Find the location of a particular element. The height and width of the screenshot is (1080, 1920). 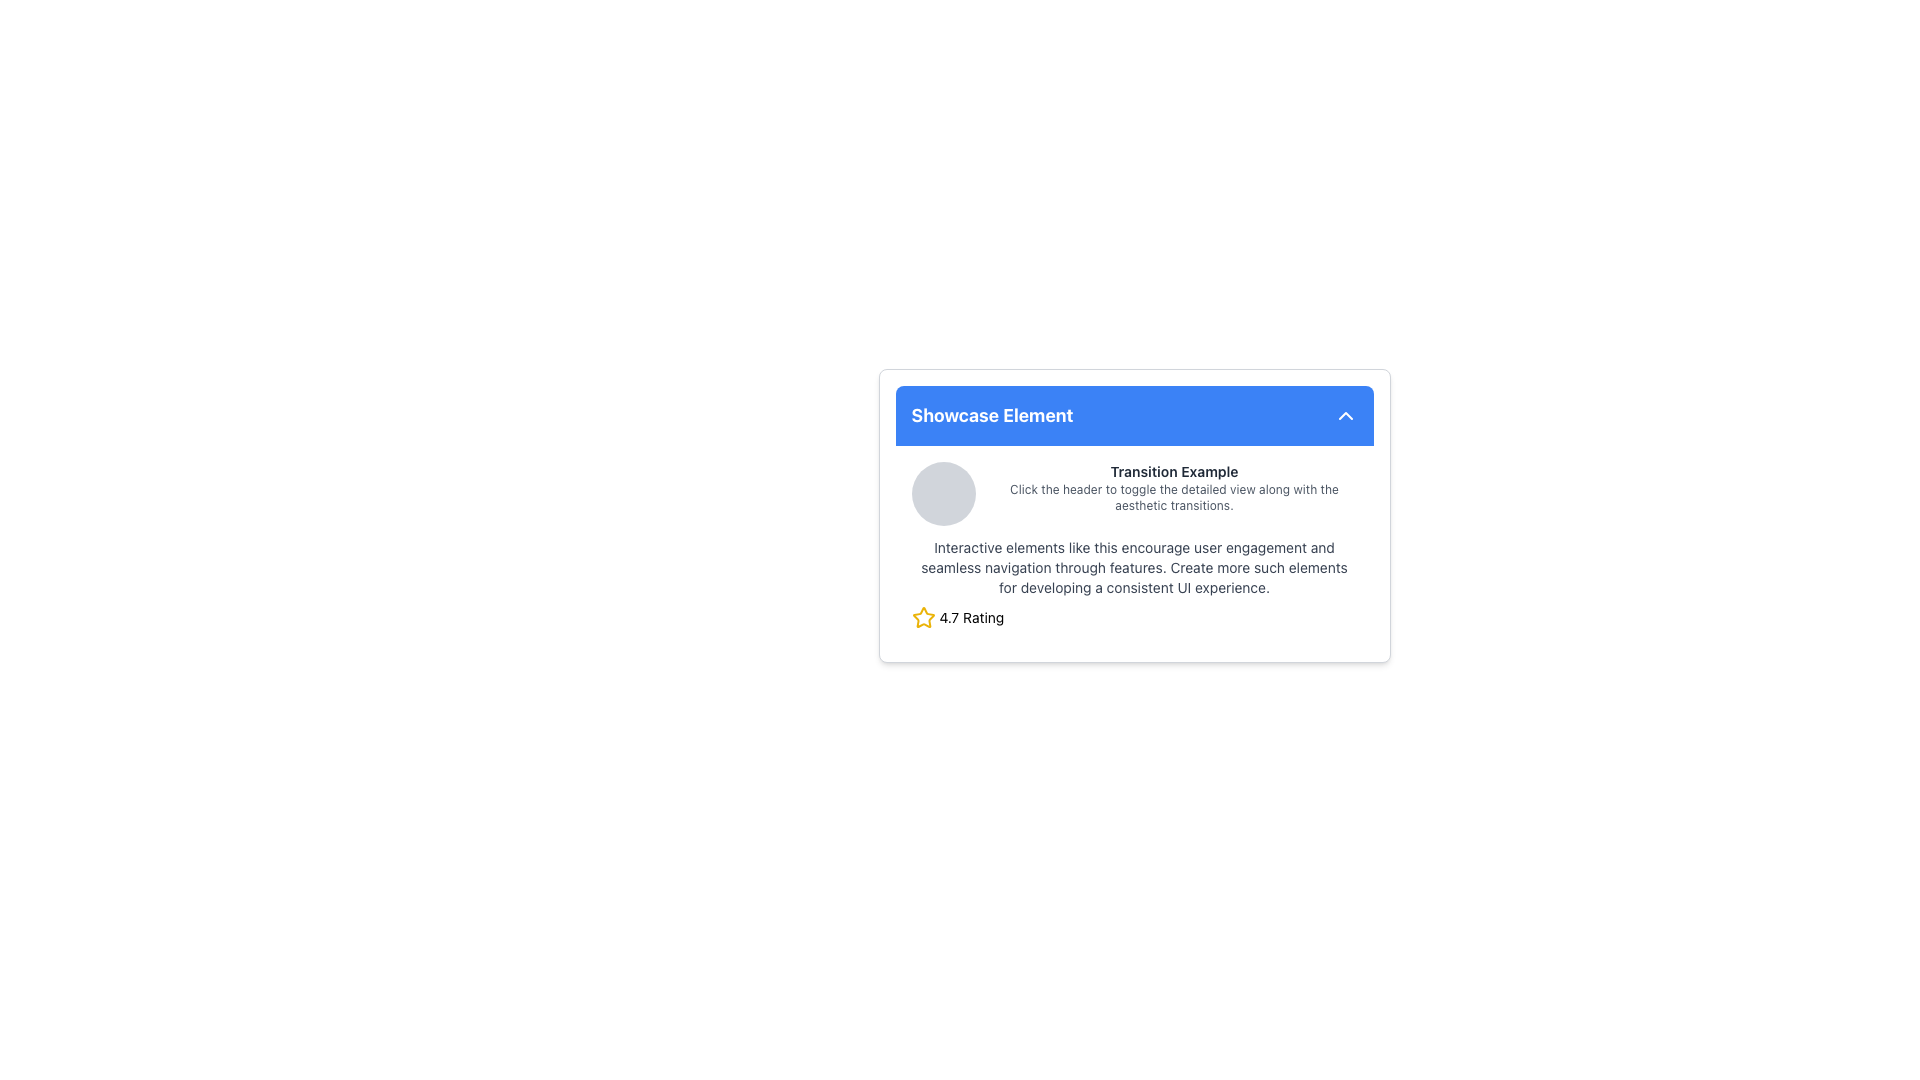

the upward-facing chevron icon with a thin white outline on a blue background, located at the top-right corner of the card component is located at coordinates (1345, 415).